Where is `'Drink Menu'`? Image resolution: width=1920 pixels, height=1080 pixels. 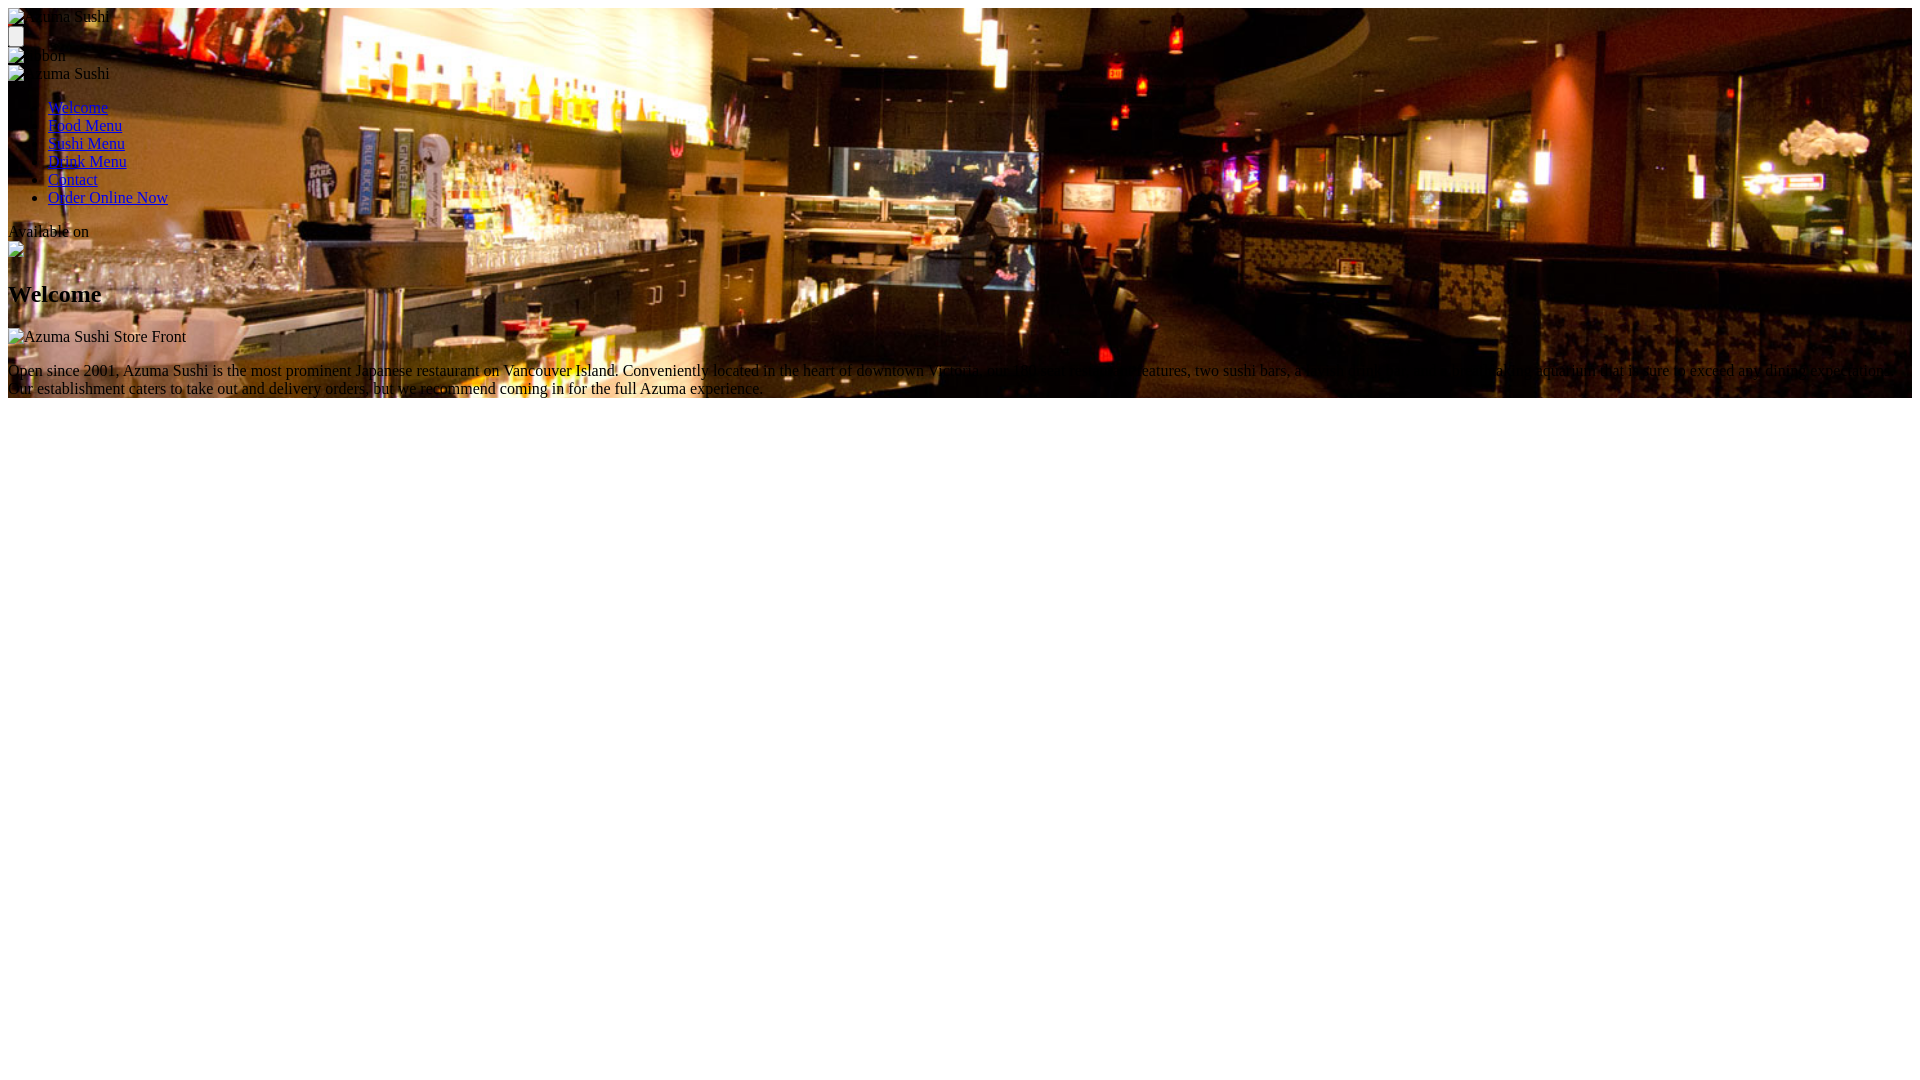
'Drink Menu' is located at coordinates (86, 160).